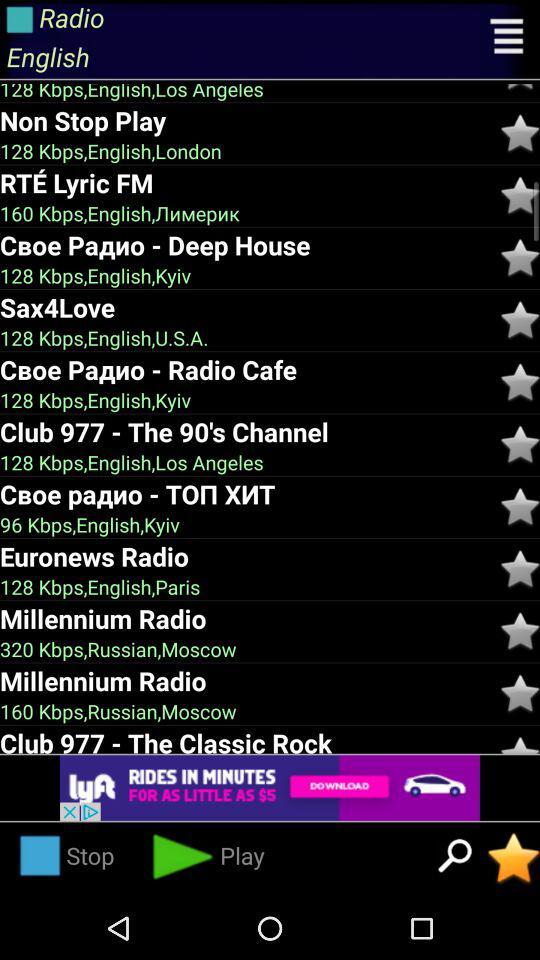 The width and height of the screenshot is (540, 960). Describe the element at coordinates (520, 195) in the screenshot. I see `star` at that location.